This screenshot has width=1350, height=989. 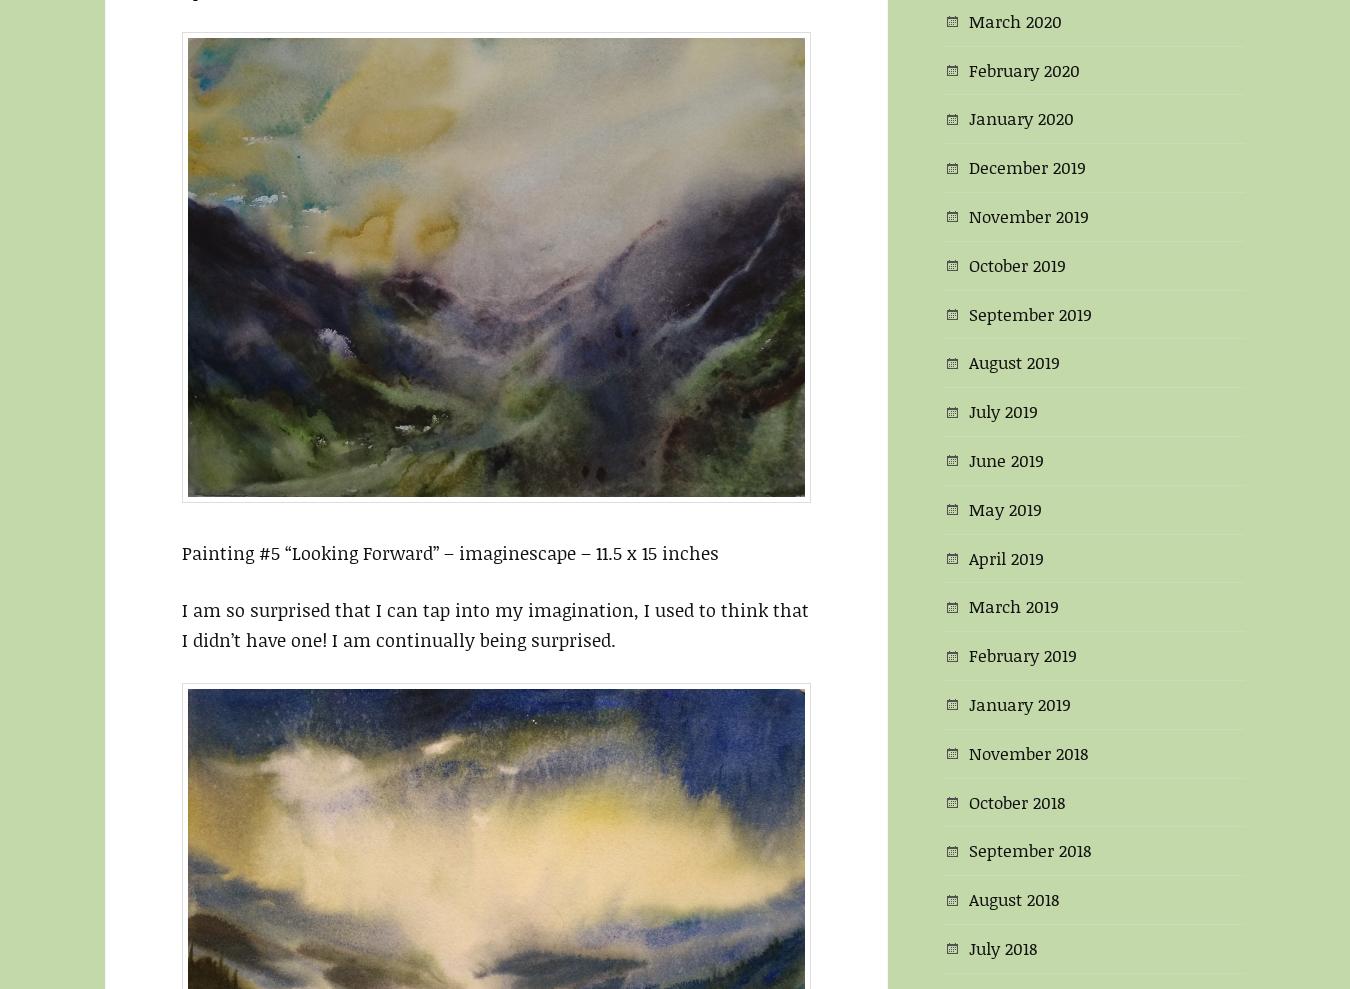 I want to click on 'January 2019', so click(x=1020, y=701).